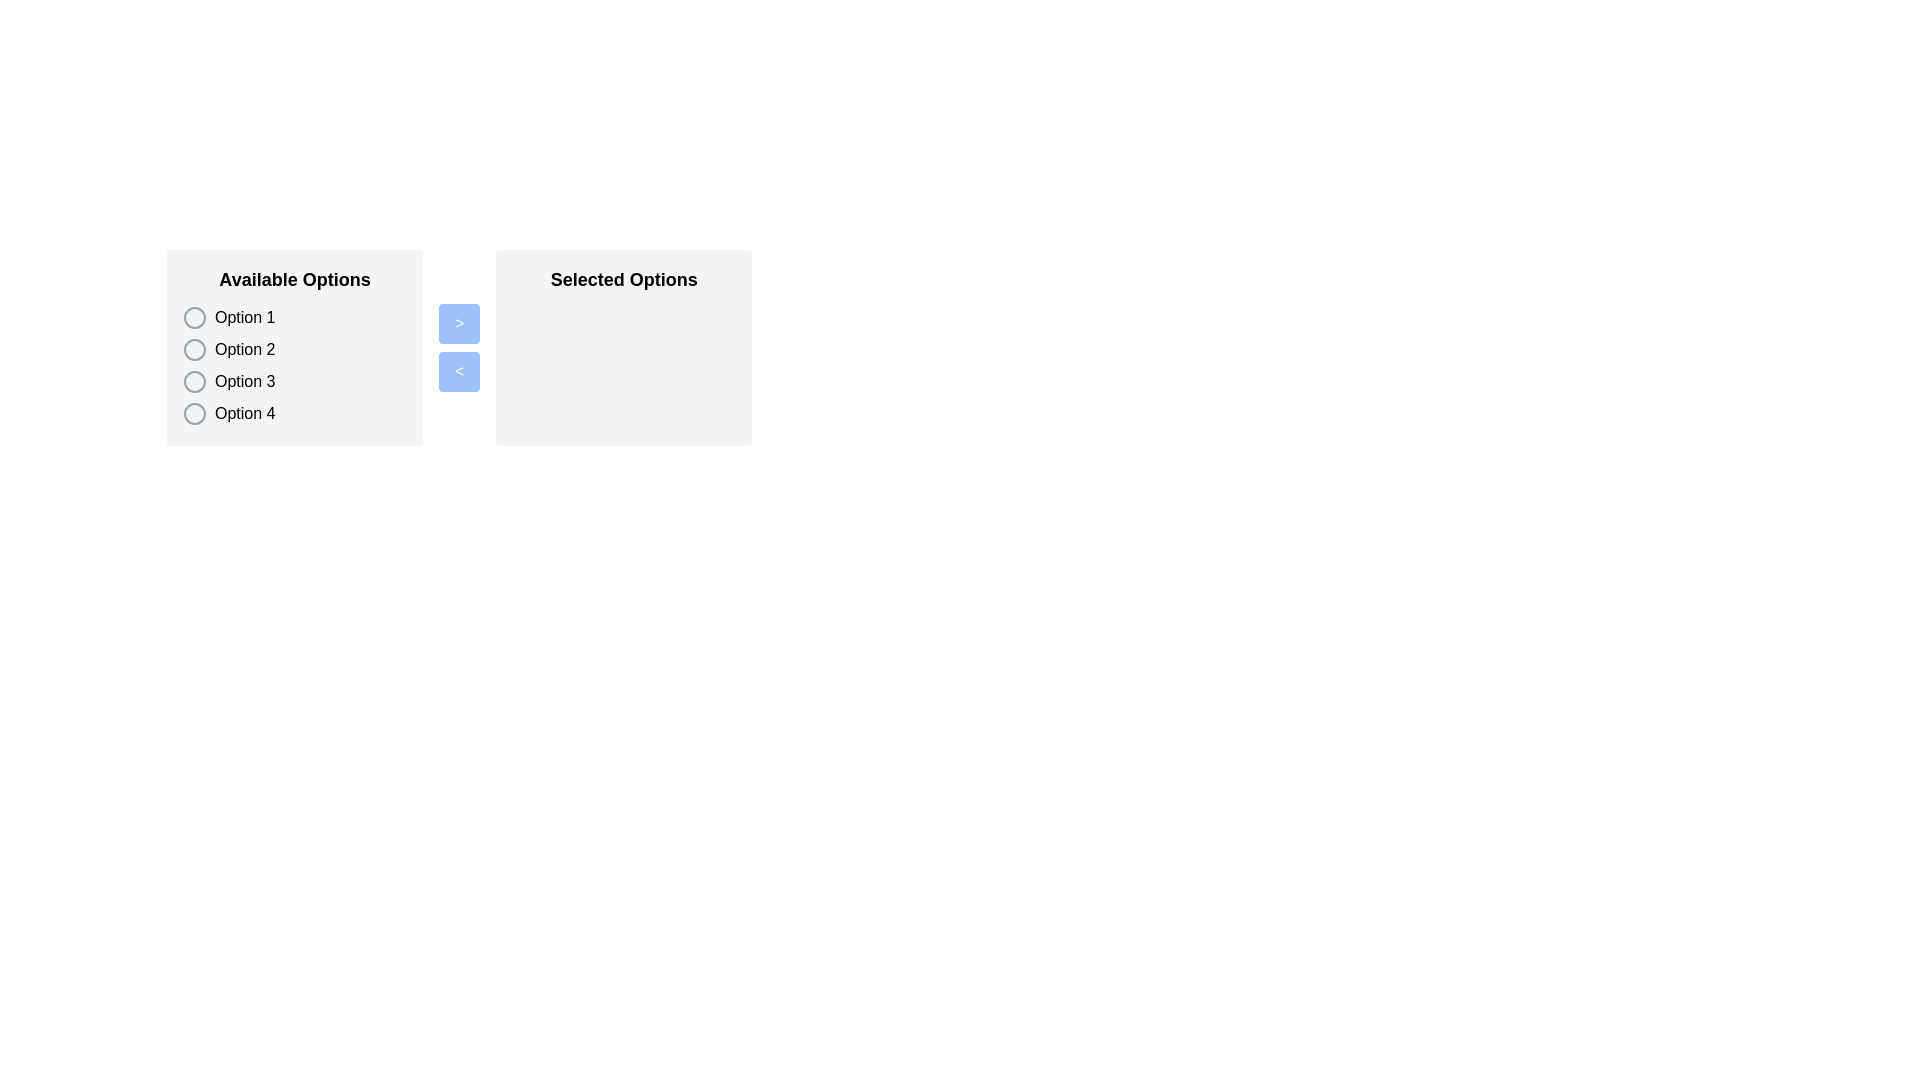 The image size is (1920, 1080). What do you see at coordinates (195, 316) in the screenshot?
I see `the radio button for selecting the option labeled 'Option 1', which is the first selectable circle in the 'Available Options' list` at bounding box center [195, 316].